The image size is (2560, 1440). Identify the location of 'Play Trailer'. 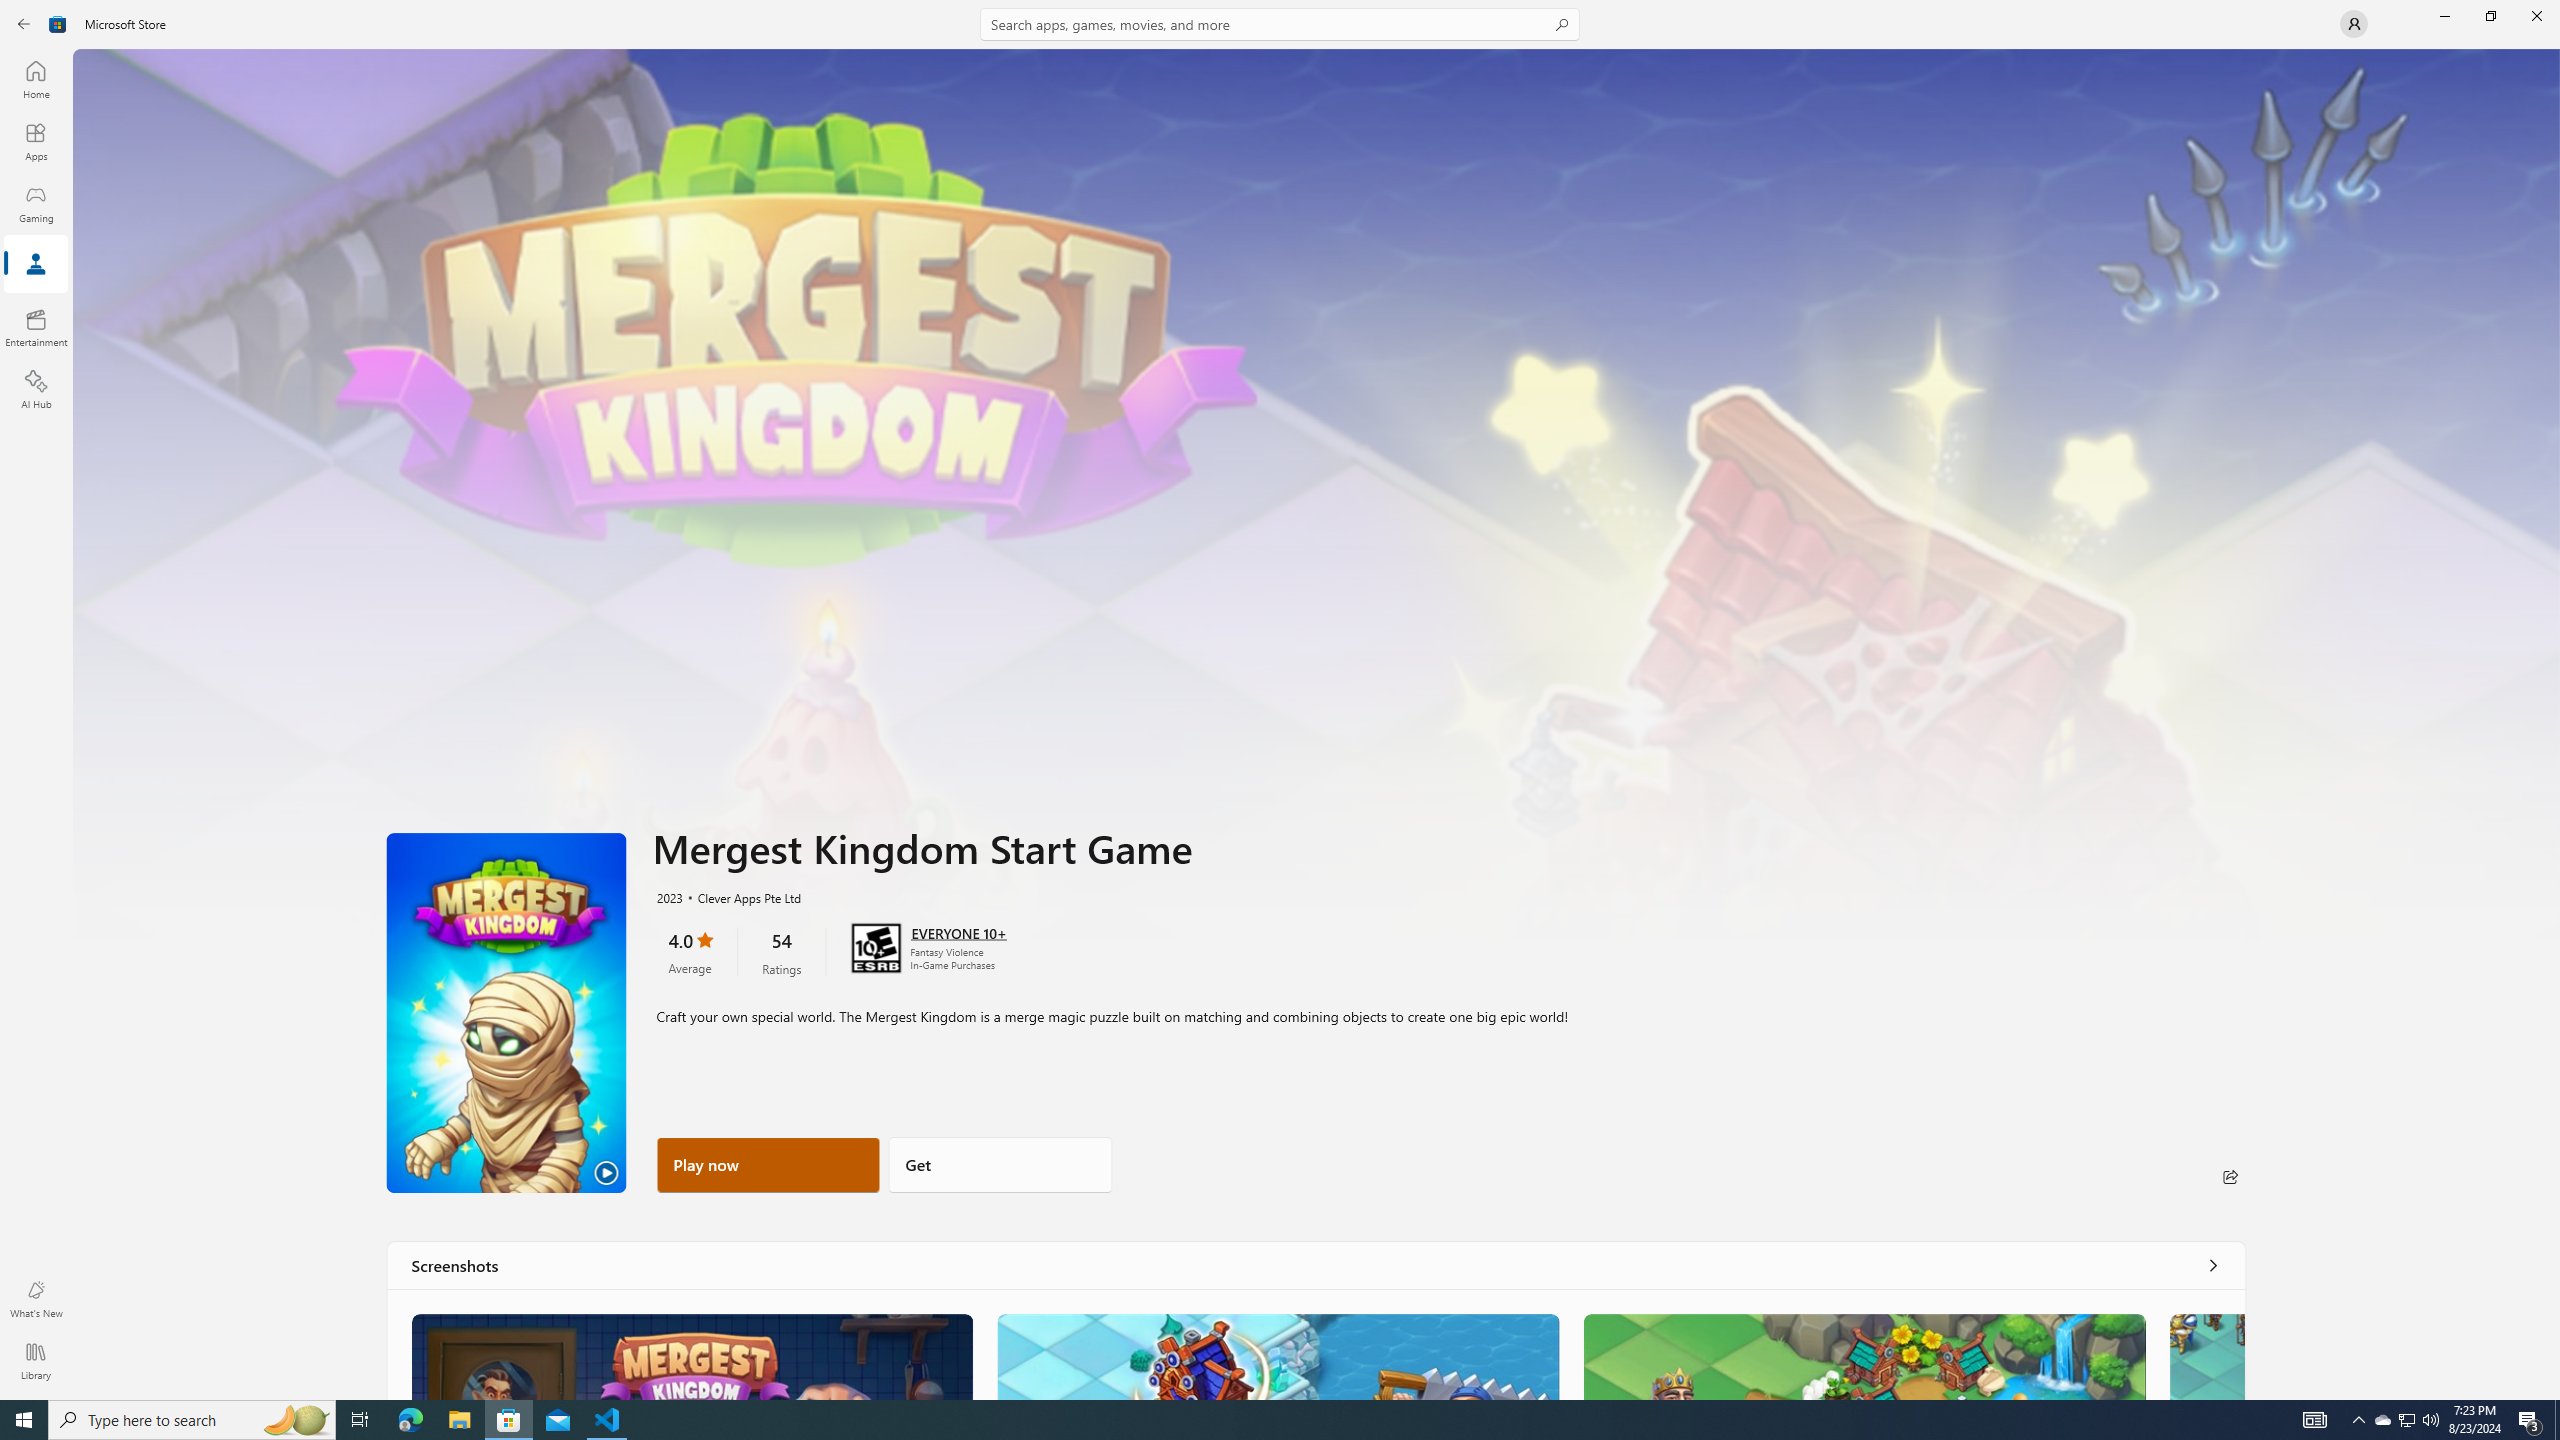
(505, 1011).